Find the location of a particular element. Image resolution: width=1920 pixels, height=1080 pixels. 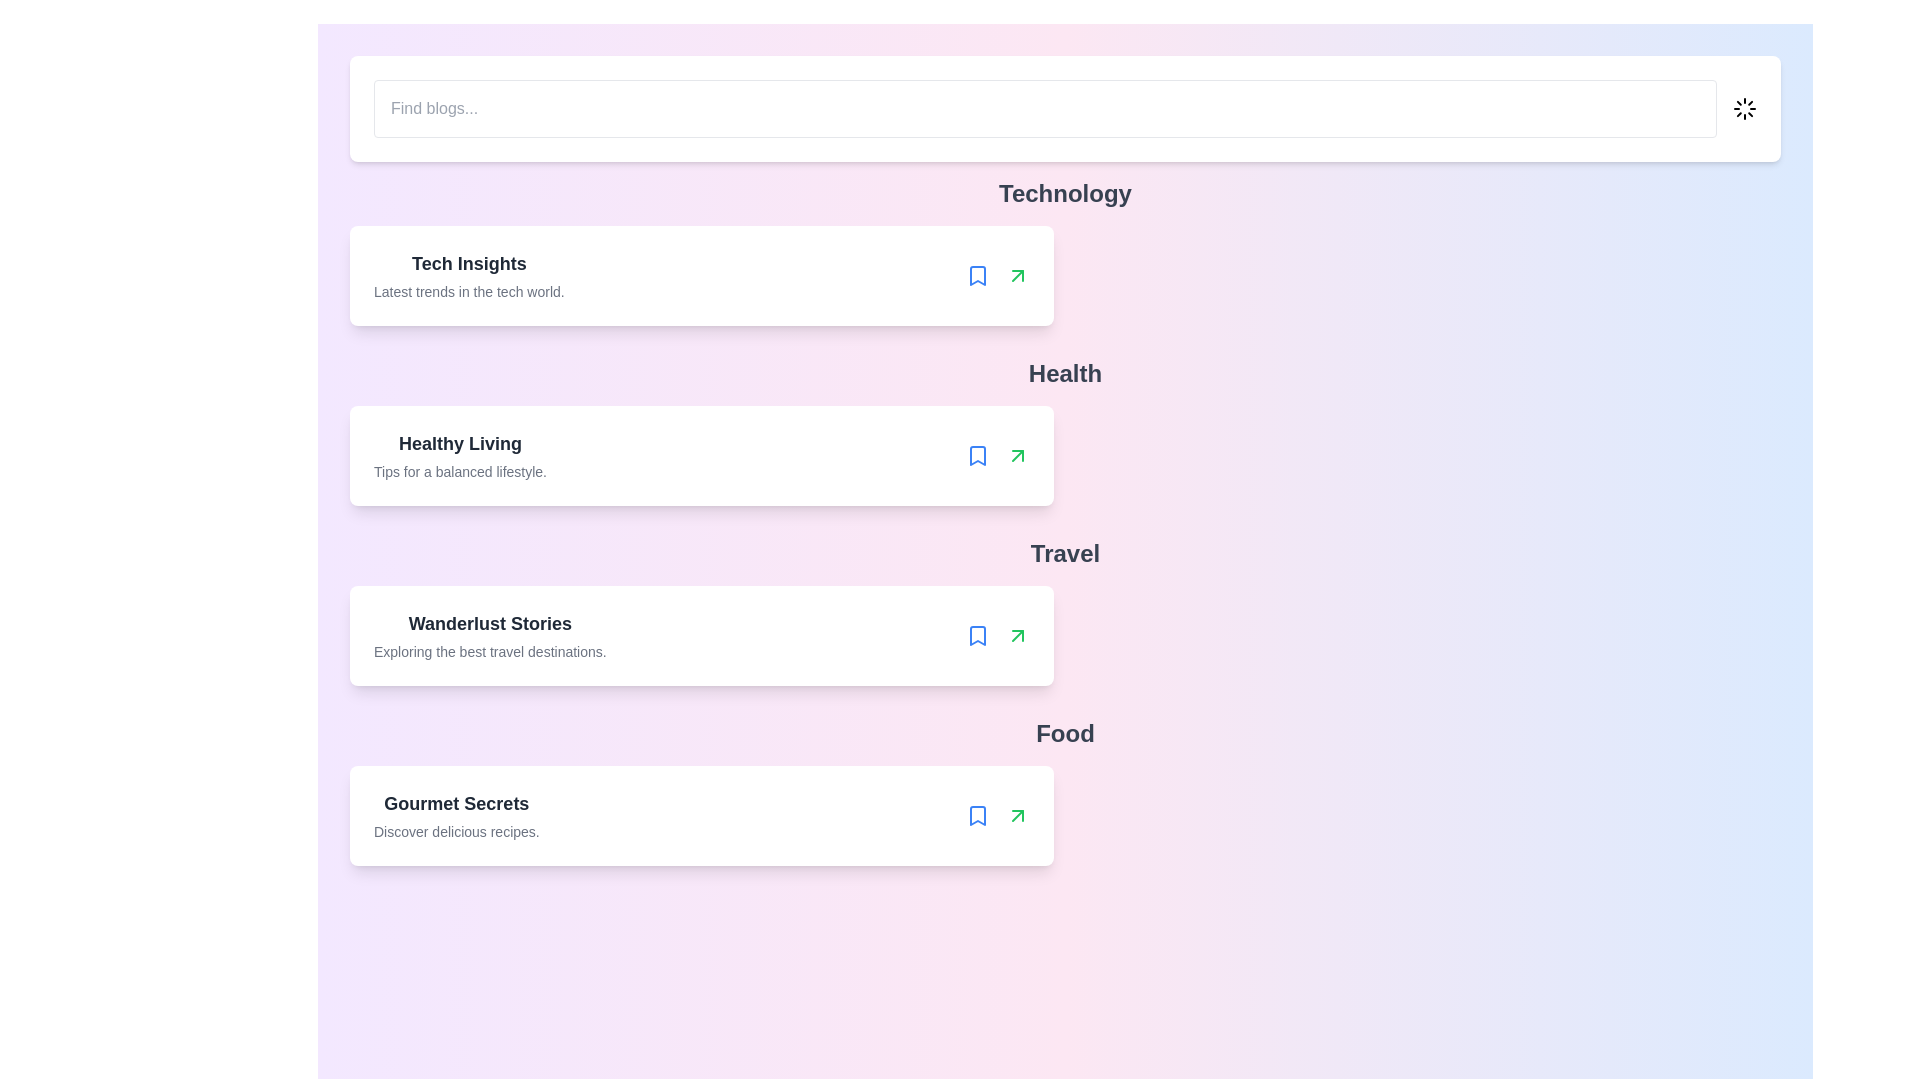

the interactive arrow icon located at the rightmost side of the Technology section card to receive visual feedback is located at coordinates (1017, 276).